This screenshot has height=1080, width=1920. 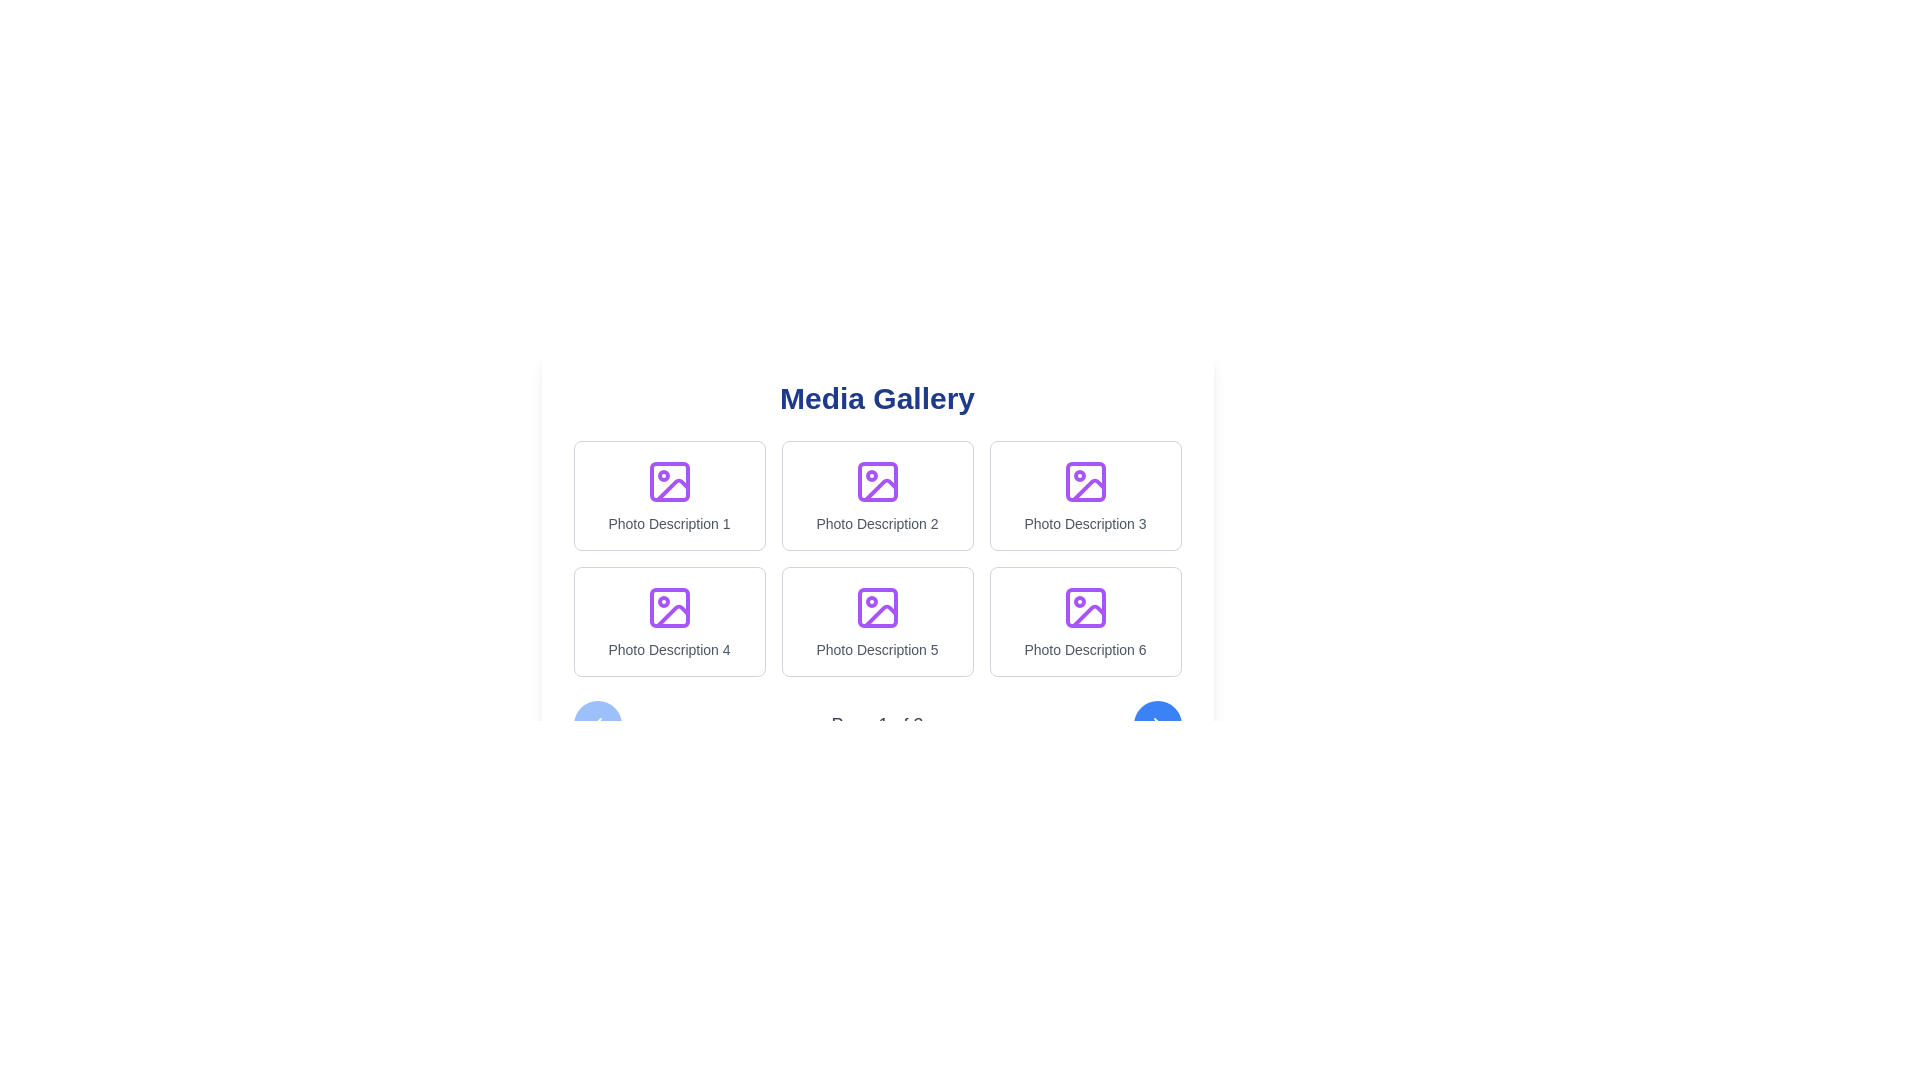 I want to click on the static text label reading 'Photo Description 4', which is located in the fourth tile of a grid of image descriptions, below a purple image icon, so click(x=669, y=650).